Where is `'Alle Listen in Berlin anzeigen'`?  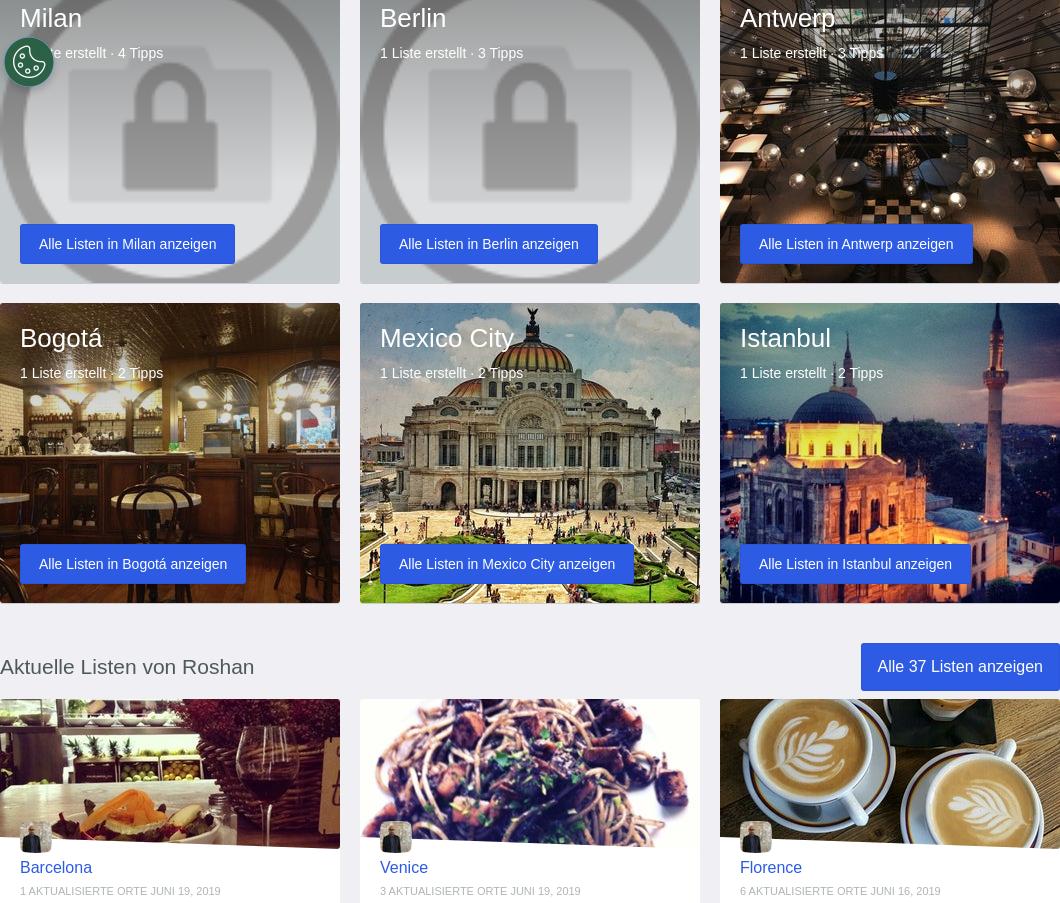
'Alle Listen in Berlin anzeigen' is located at coordinates (487, 242).